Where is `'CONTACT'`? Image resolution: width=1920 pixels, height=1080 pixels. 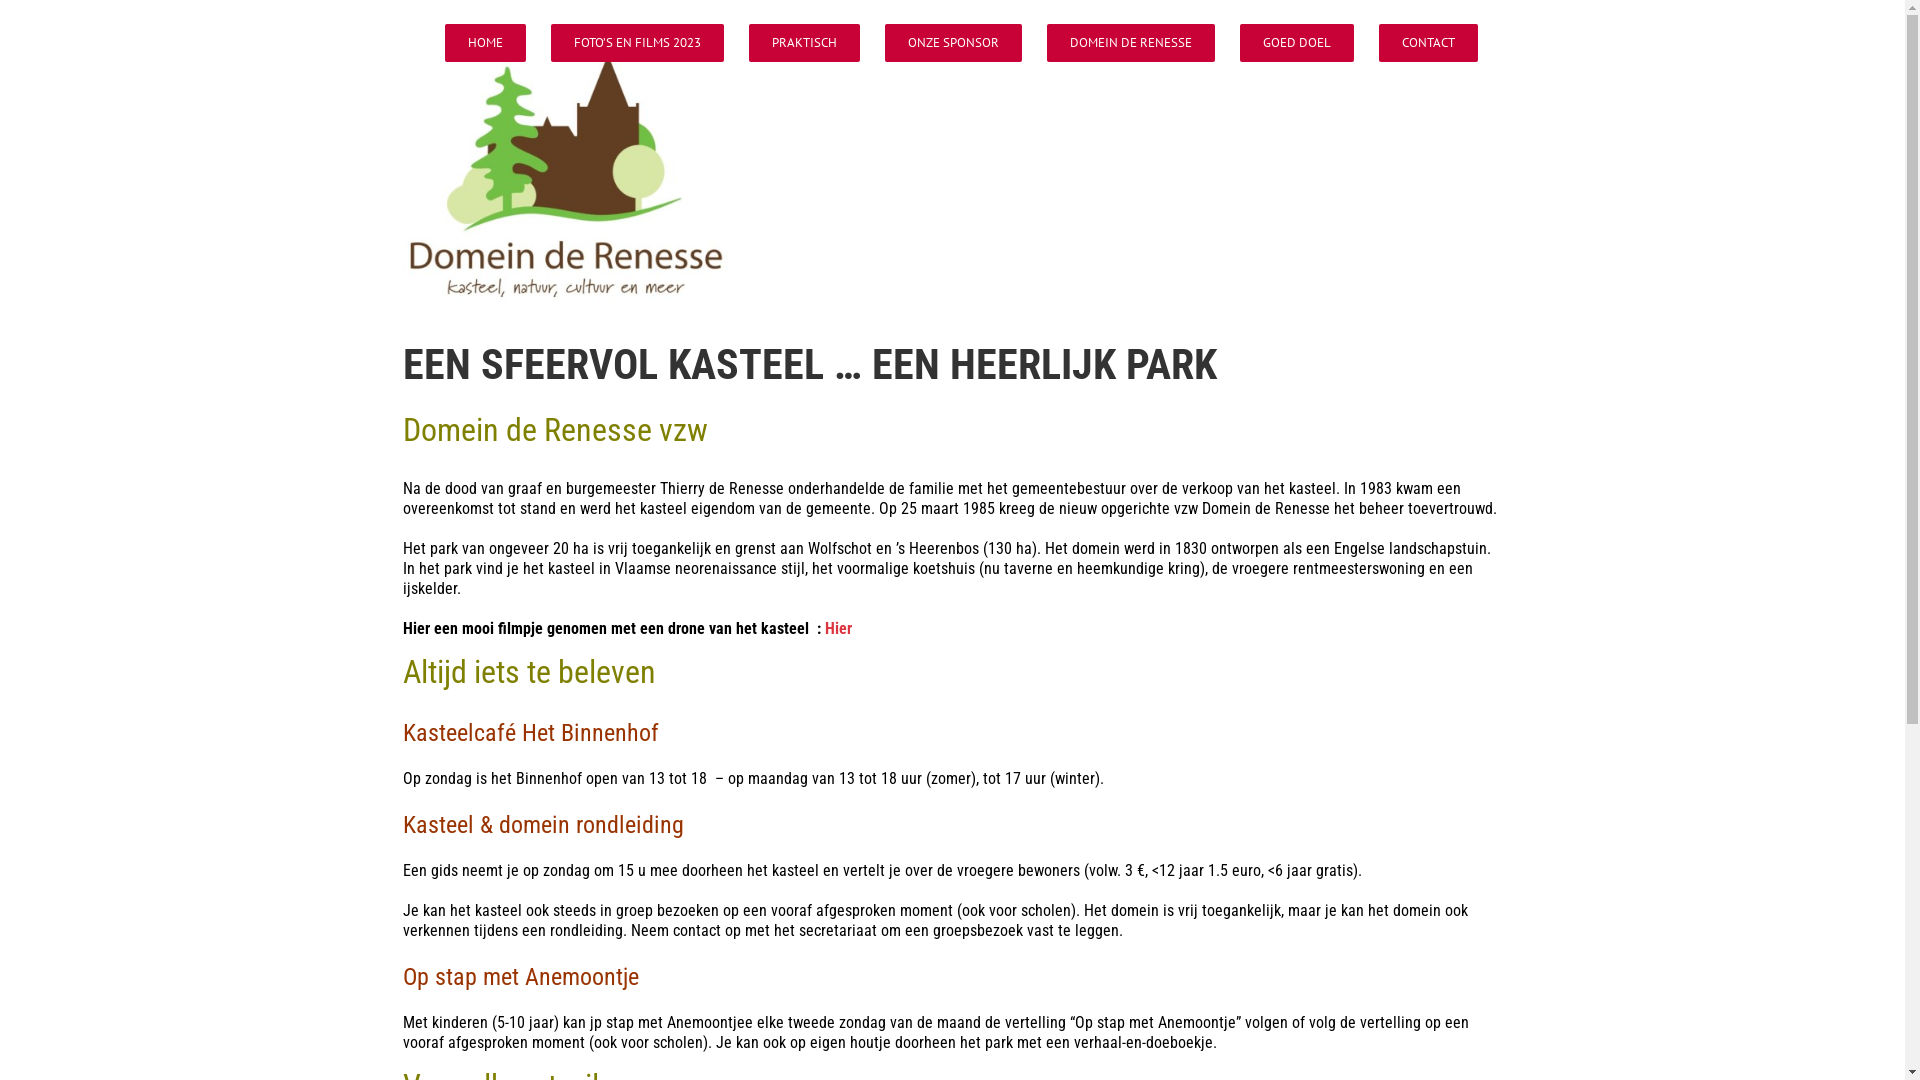 'CONTACT' is located at coordinates (1426, 42).